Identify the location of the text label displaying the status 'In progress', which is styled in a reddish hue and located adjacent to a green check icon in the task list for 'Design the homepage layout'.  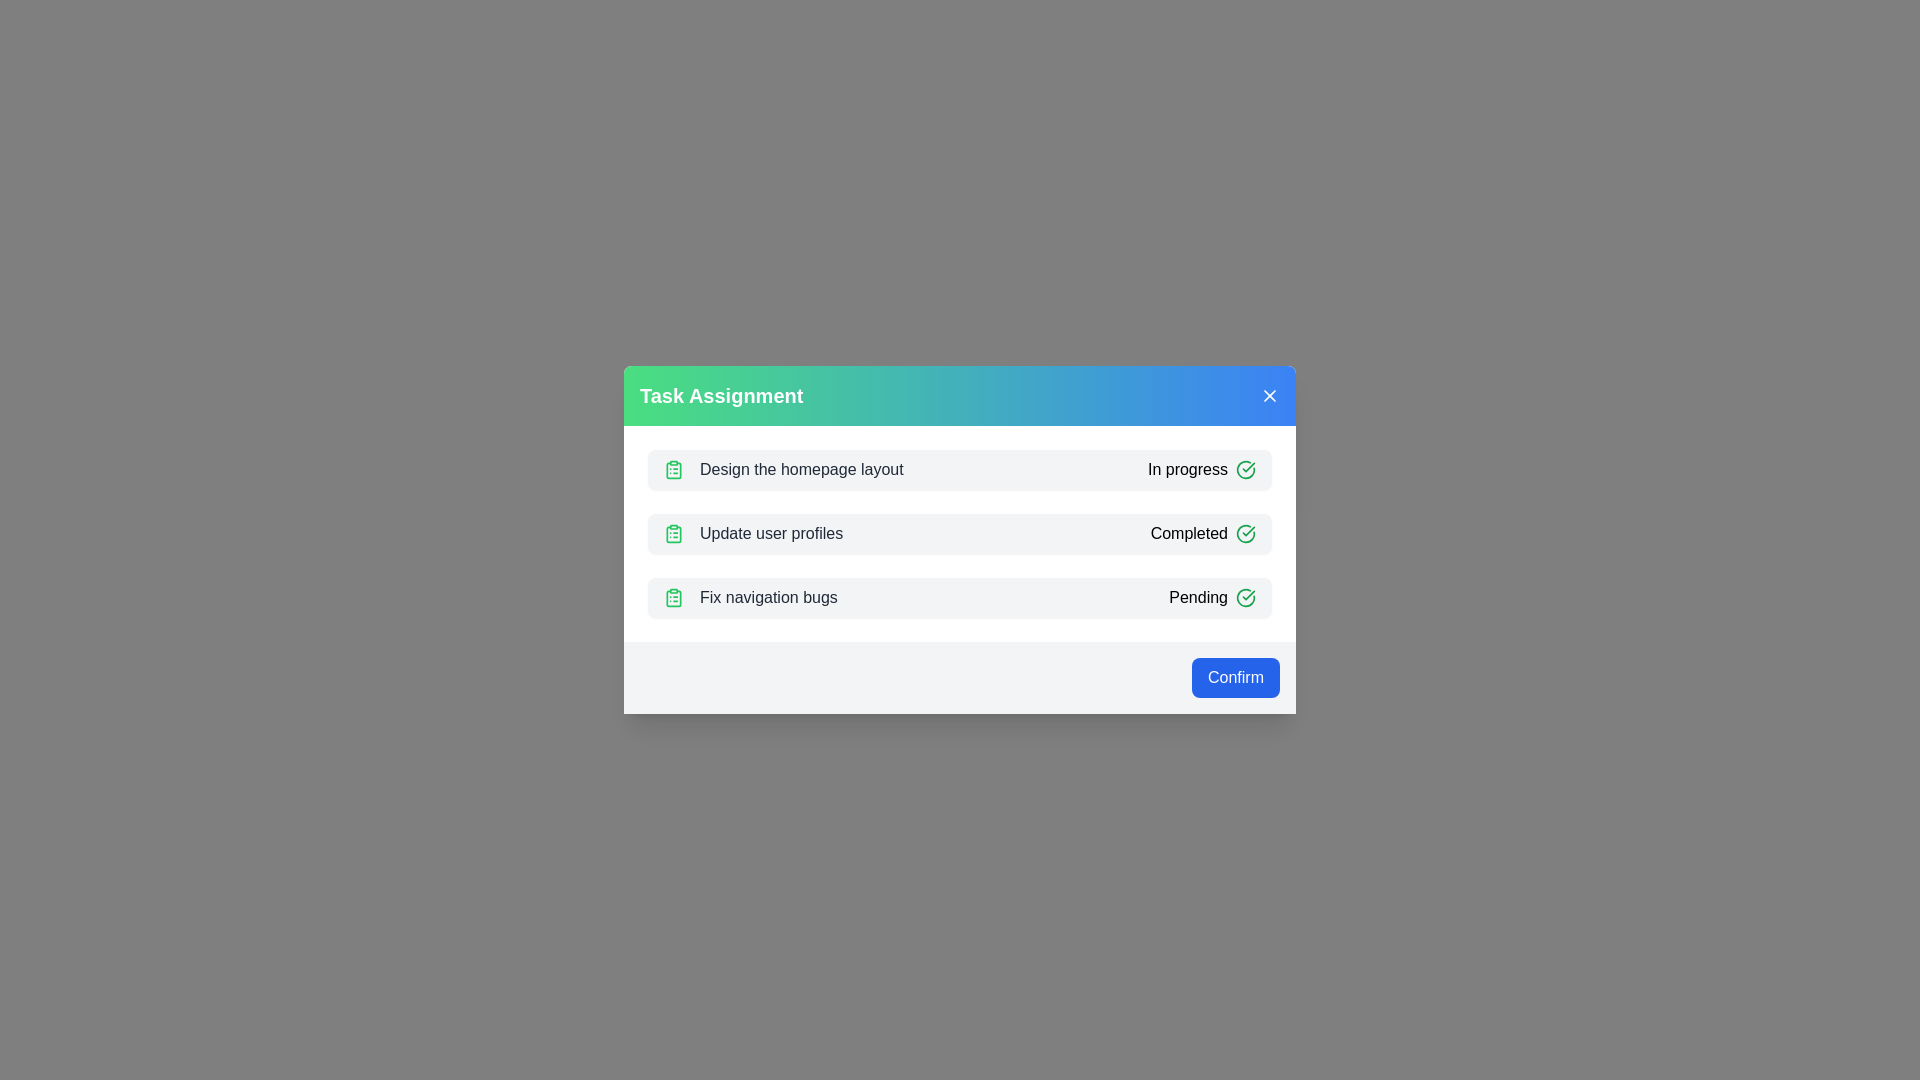
(1200, 470).